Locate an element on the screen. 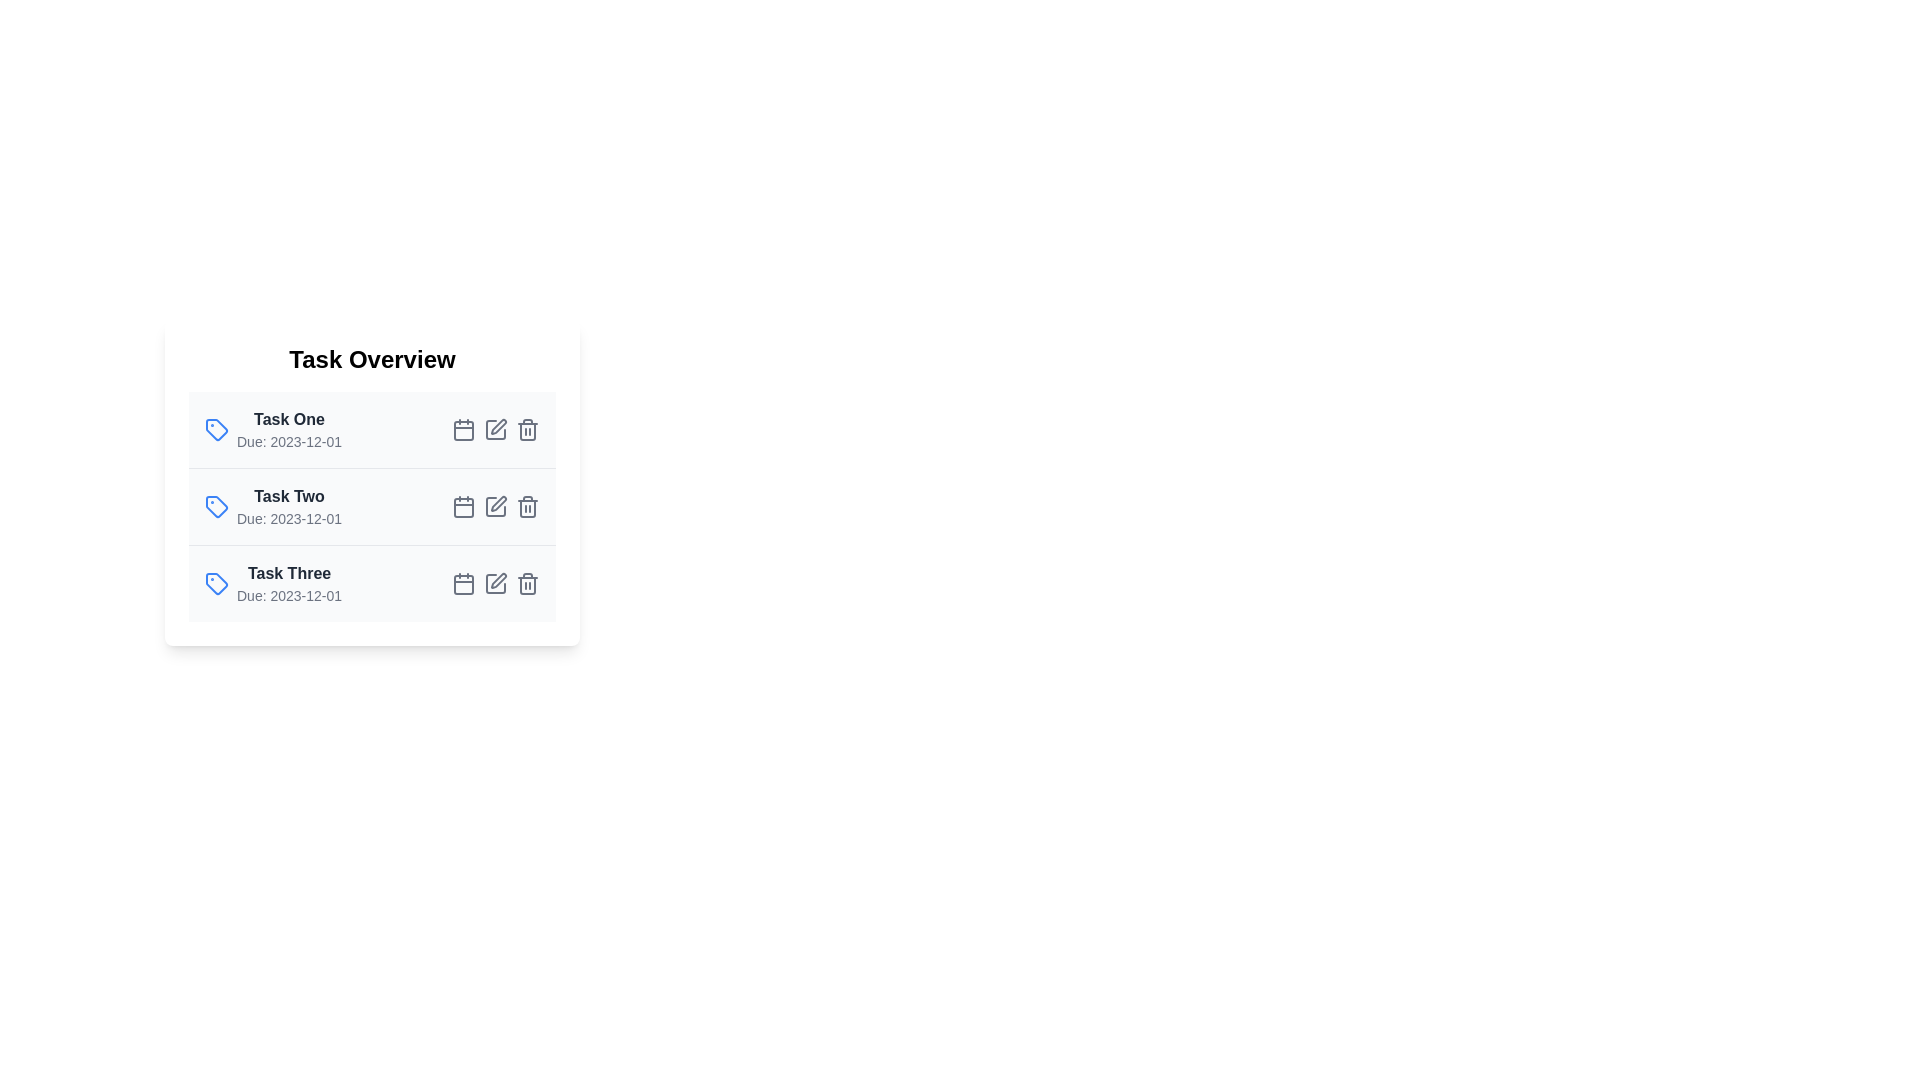  the delete icon button located in the first row of the task overview section, aligned to the right side of the row is located at coordinates (528, 428).